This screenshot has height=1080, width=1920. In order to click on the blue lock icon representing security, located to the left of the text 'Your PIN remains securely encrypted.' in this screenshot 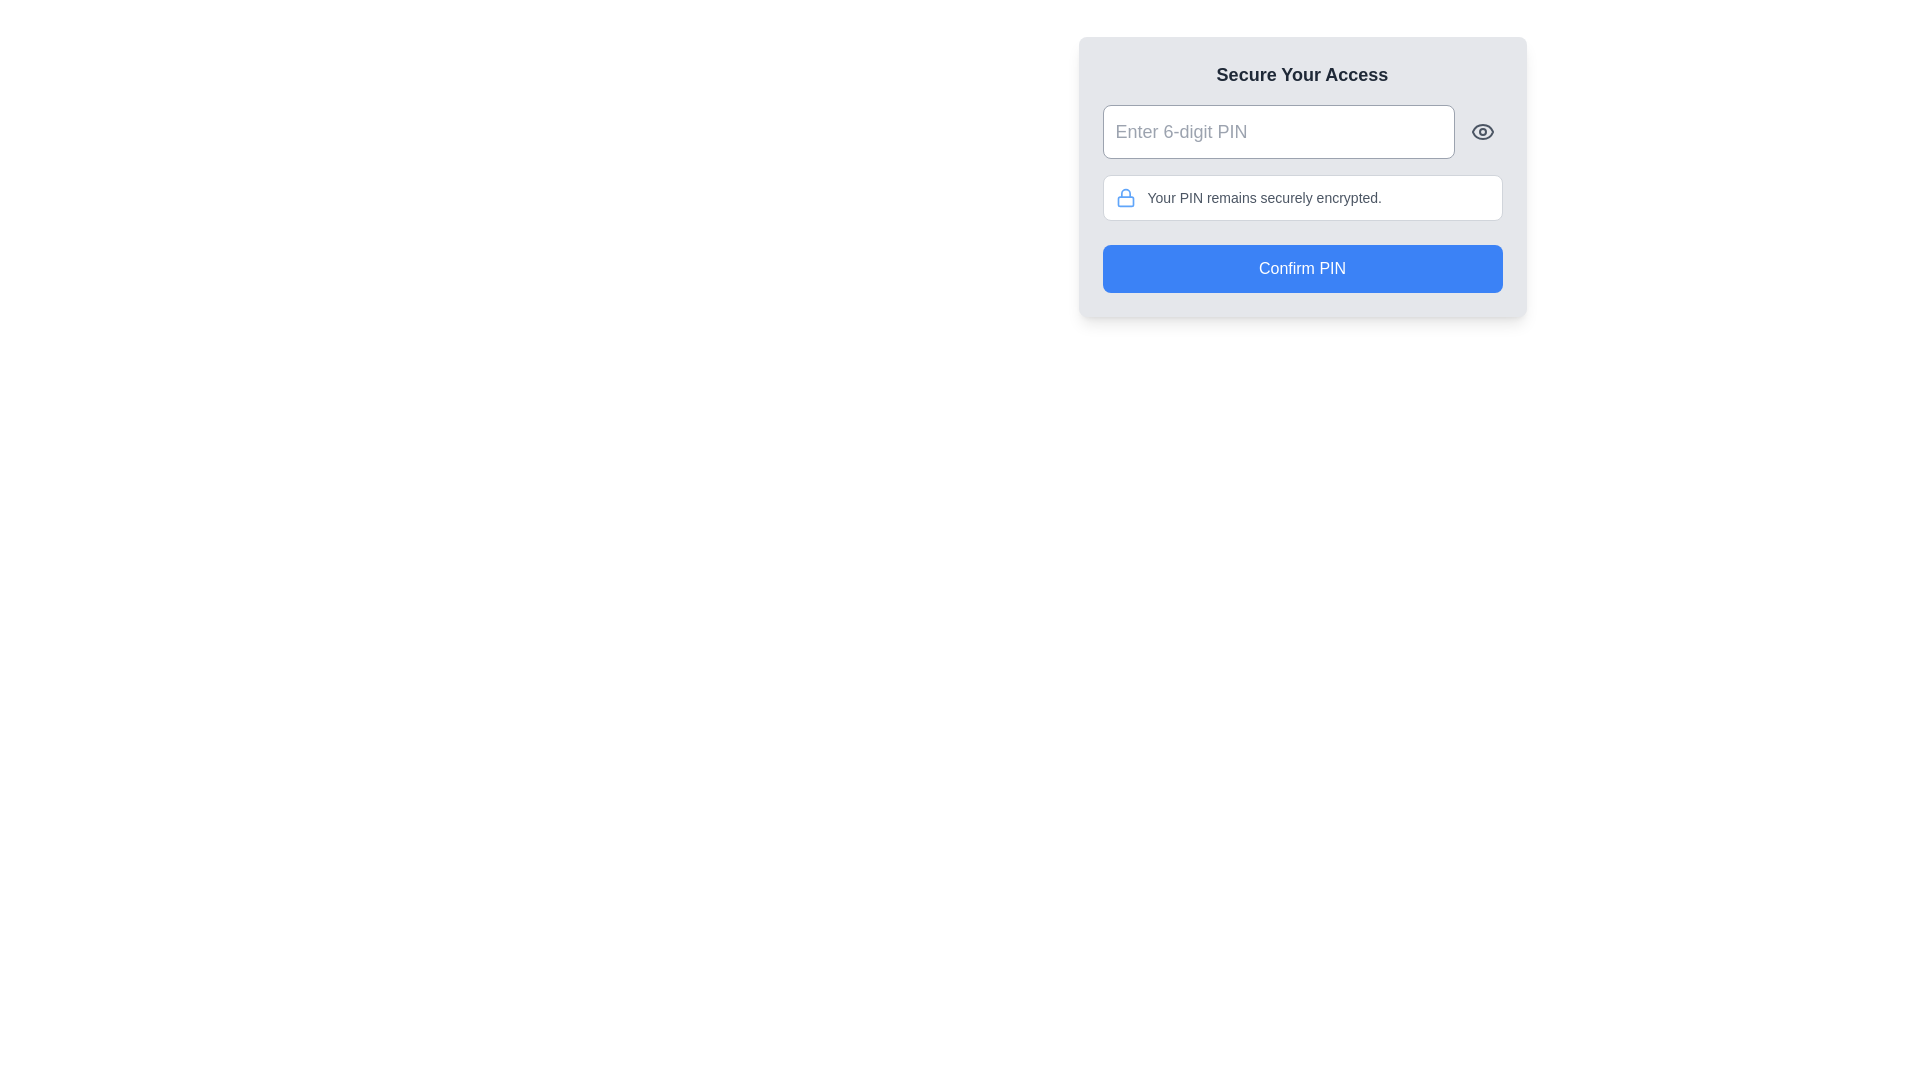, I will do `click(1125, 197)`.